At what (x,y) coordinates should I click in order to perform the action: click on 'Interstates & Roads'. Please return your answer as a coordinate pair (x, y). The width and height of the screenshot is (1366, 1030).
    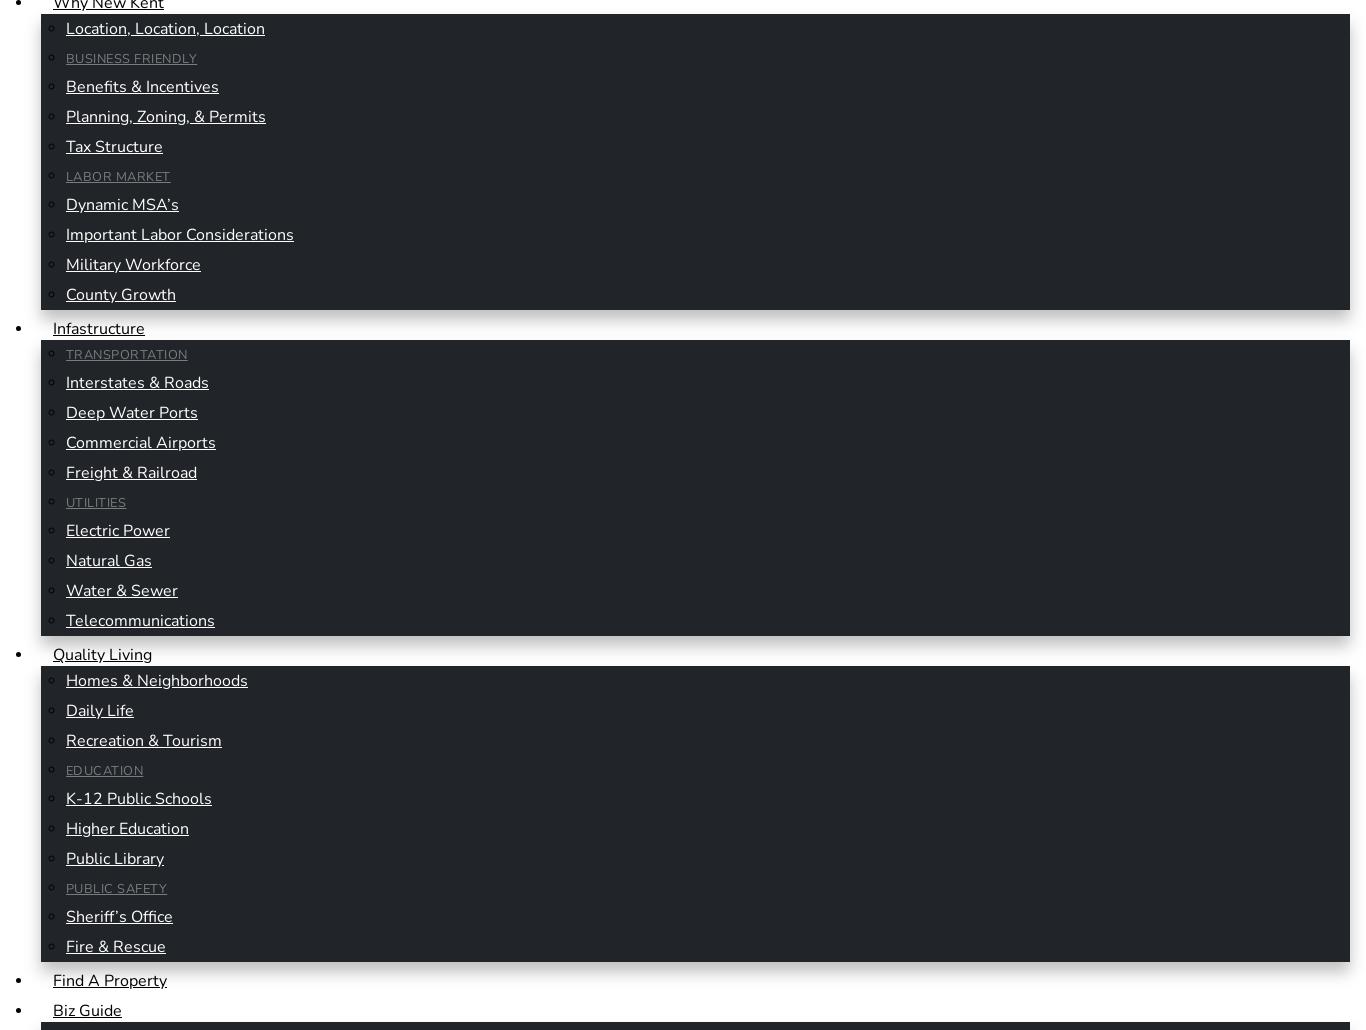
    Looking at the image, I should click on (136, 382).